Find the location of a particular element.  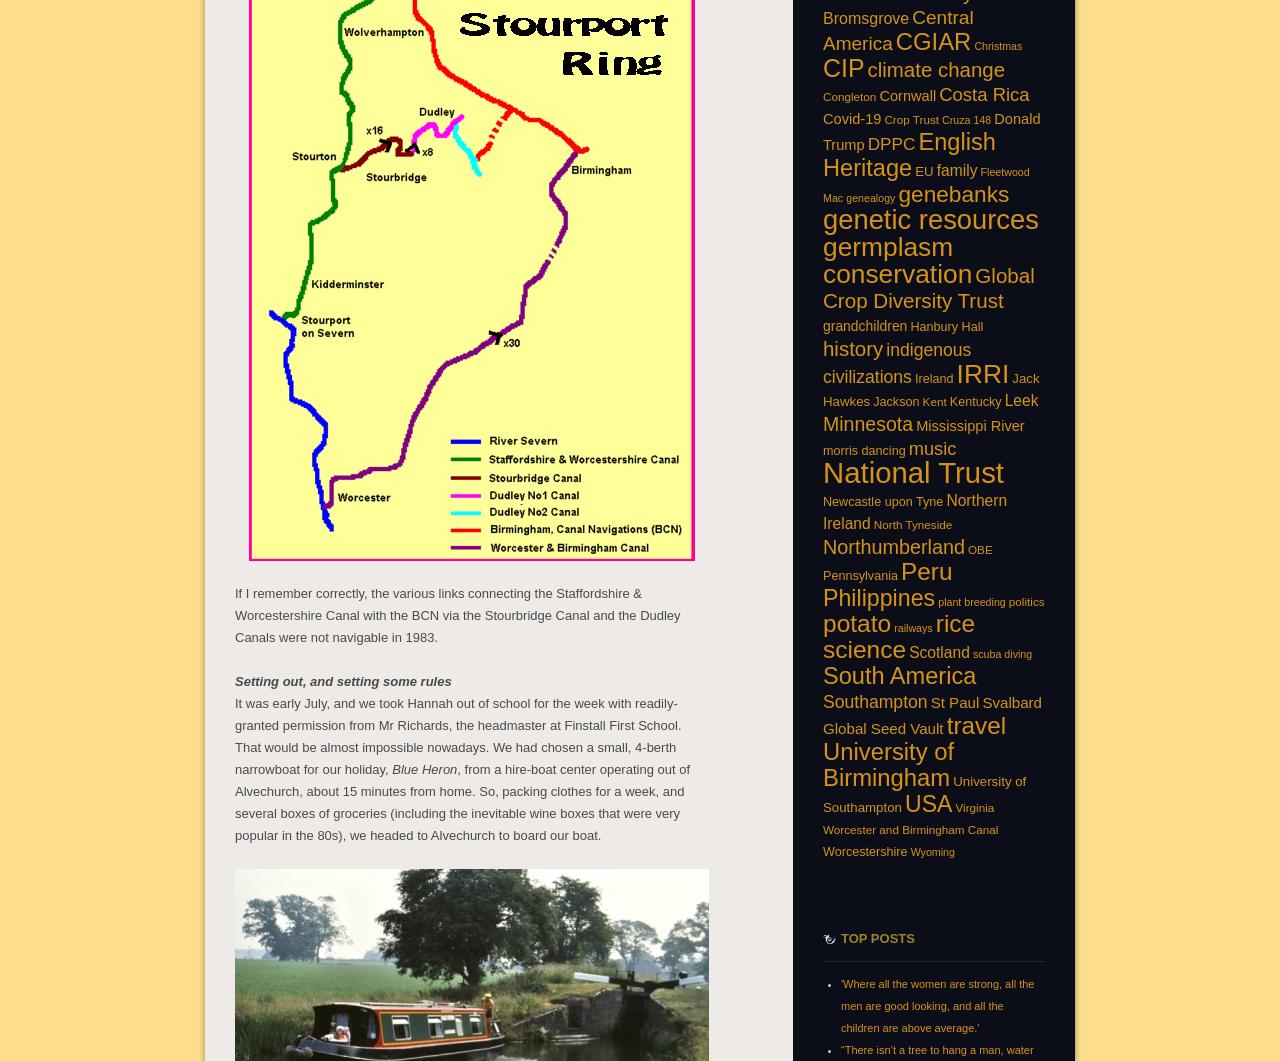

'Christmas' is located at coordinates (973, 44).